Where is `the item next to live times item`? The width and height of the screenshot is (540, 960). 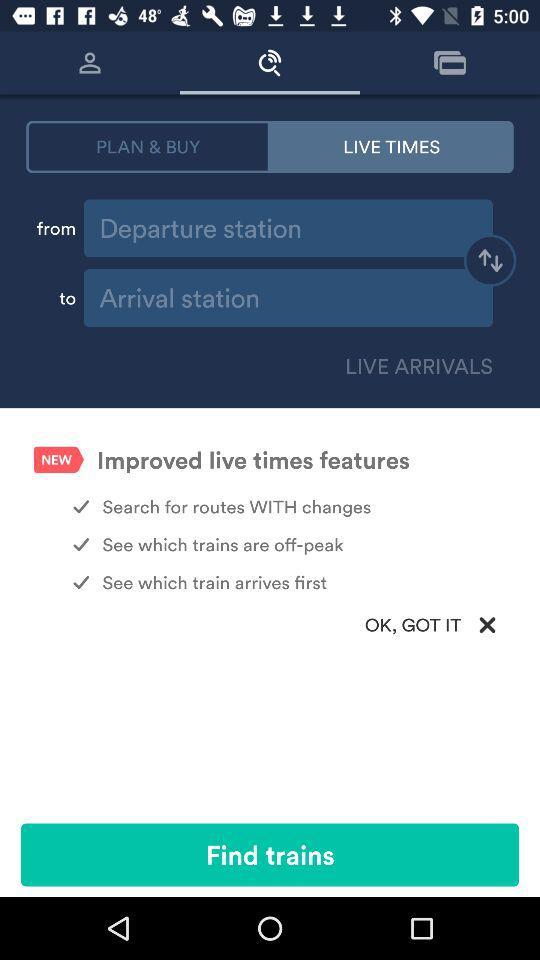
the item next to live times item is located at coordinates (147, 145).